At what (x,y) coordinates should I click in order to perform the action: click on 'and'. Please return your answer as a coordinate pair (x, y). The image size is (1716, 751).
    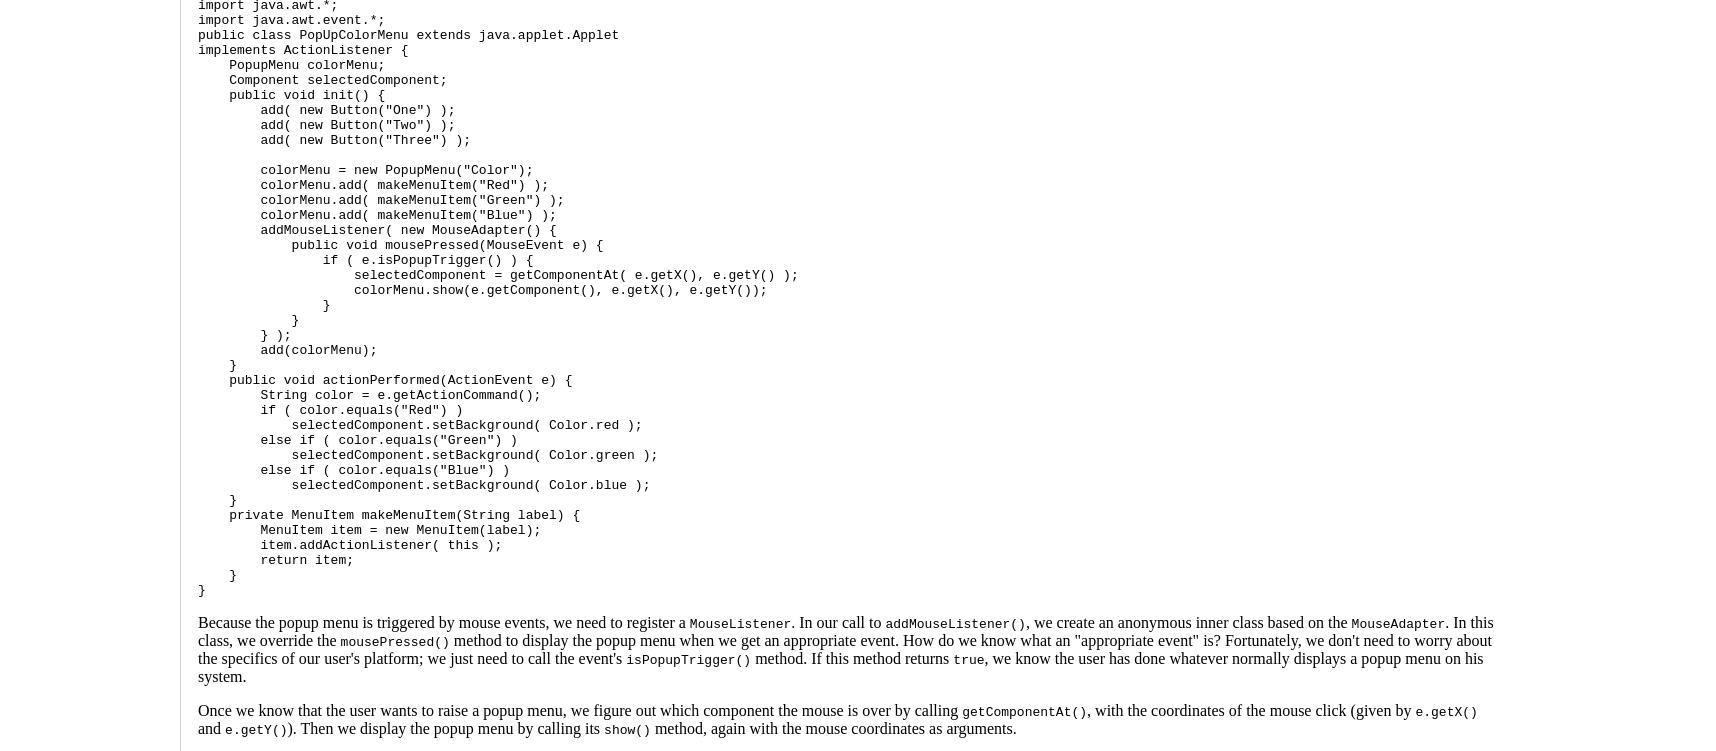
    Looking at the image, I should click on (211, 727).